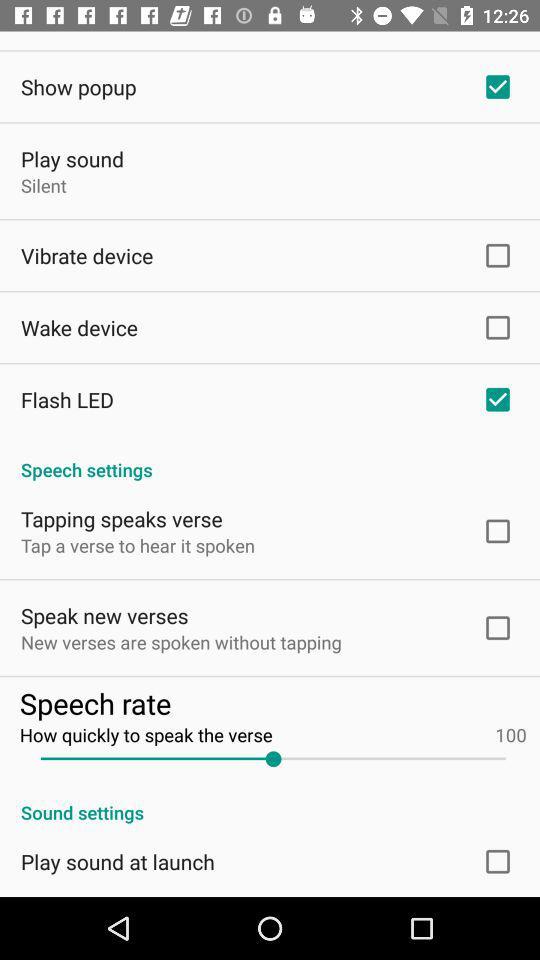 Image resolution: width=540 pixels, height=960 pixels. Describe the element at coordinates (137, 545) in the screenshot. I see `the item above the speak new verses` at that location.